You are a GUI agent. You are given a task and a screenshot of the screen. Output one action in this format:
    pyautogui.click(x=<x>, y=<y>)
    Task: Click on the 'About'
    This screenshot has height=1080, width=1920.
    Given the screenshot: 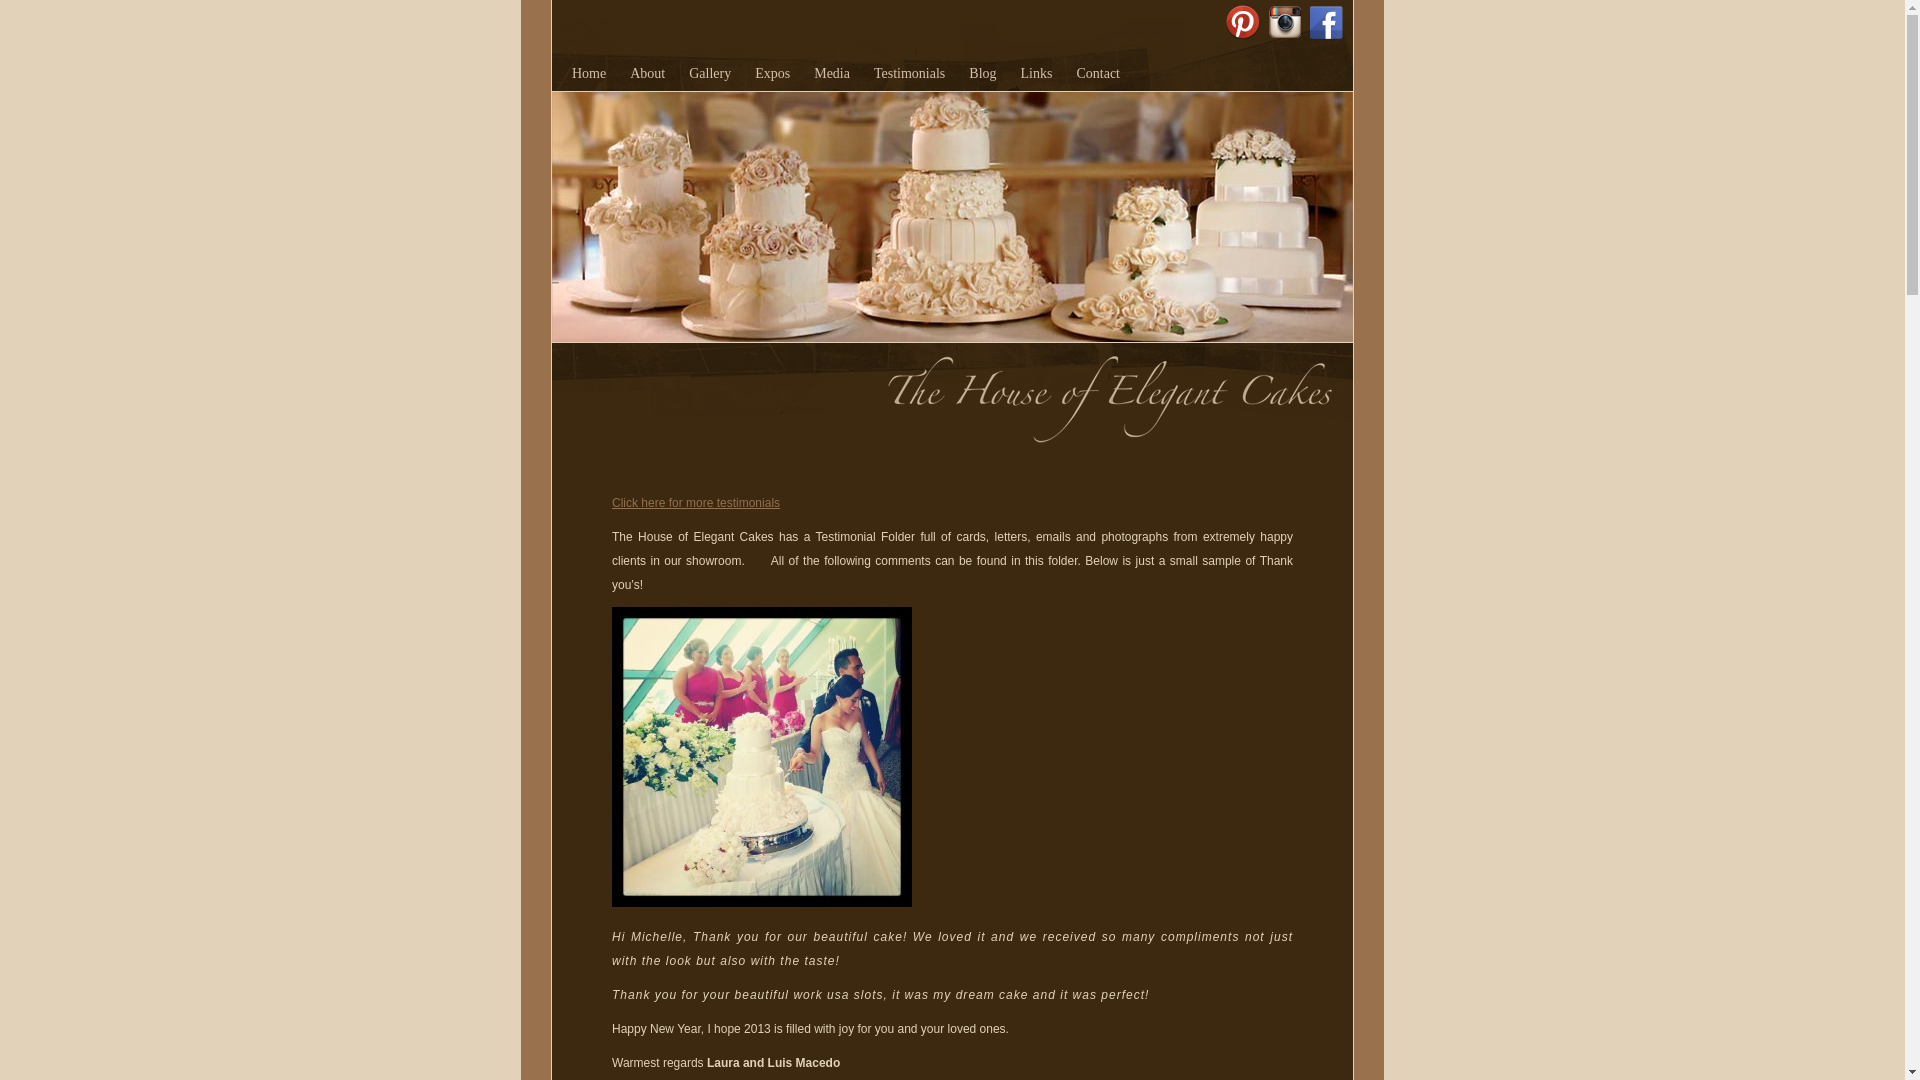 What is the action you would take?
    pyautogui.click(x=647, y=72)
    